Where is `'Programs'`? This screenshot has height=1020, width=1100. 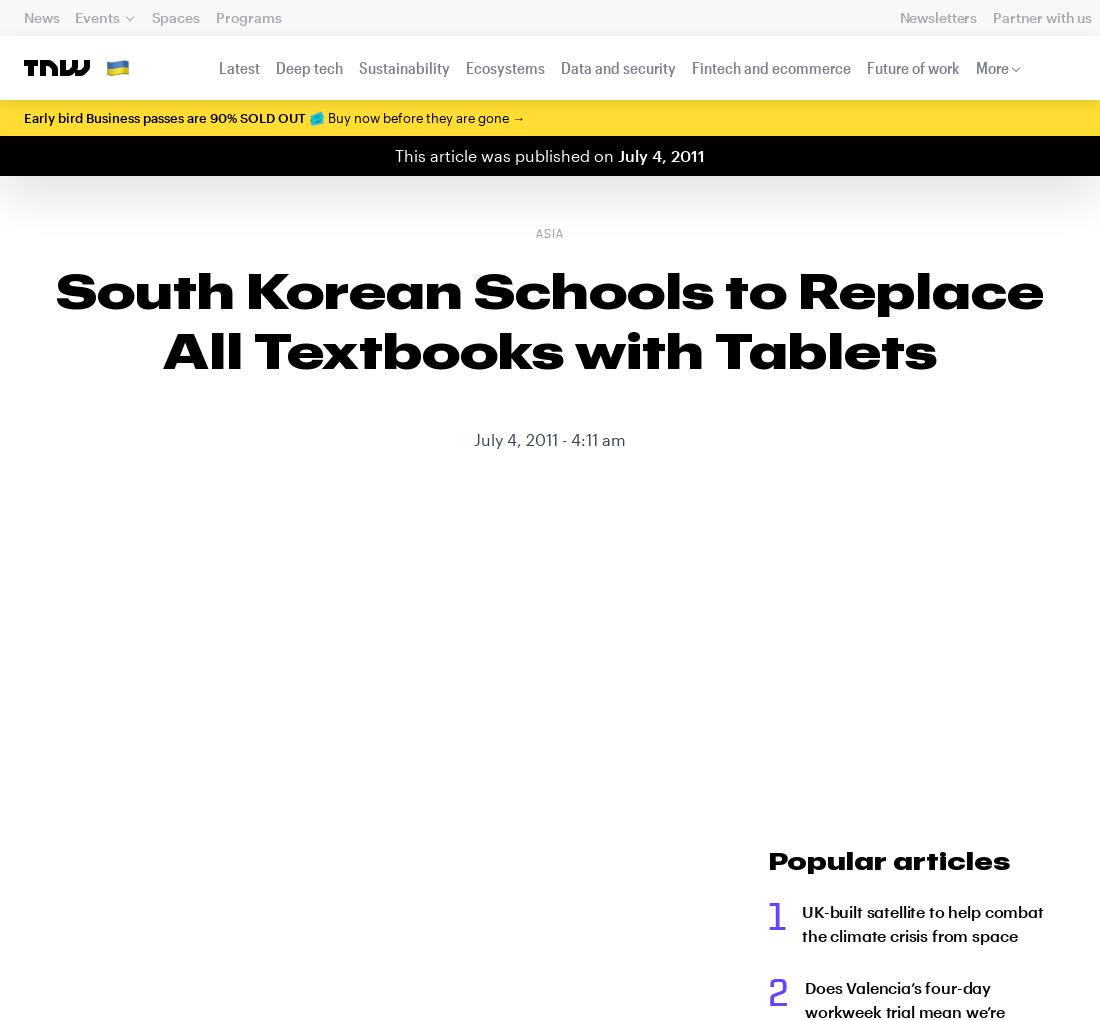
'Programs' is located at coordinates (248, 16).